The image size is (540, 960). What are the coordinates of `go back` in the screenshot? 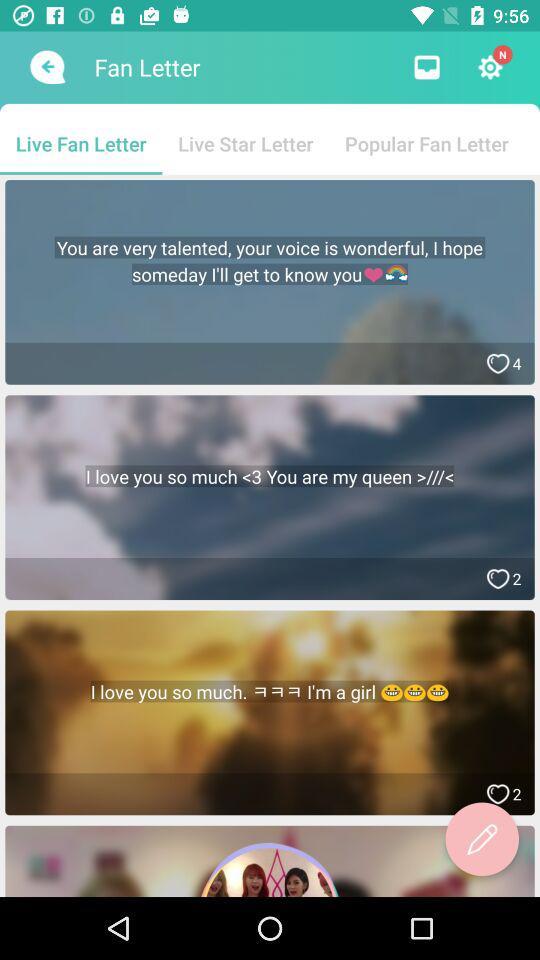 It's located at (45, 67).